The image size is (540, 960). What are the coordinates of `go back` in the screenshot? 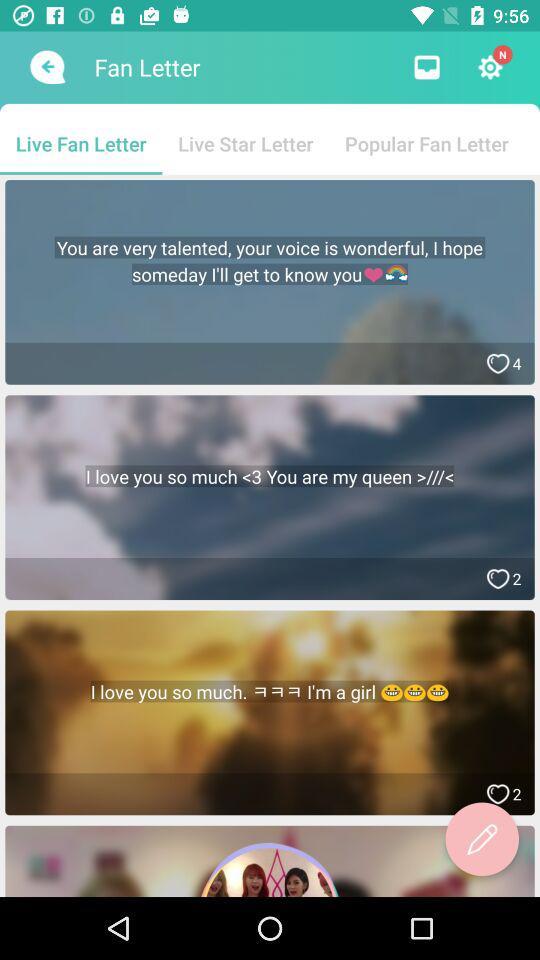 It's located at (45, 67).